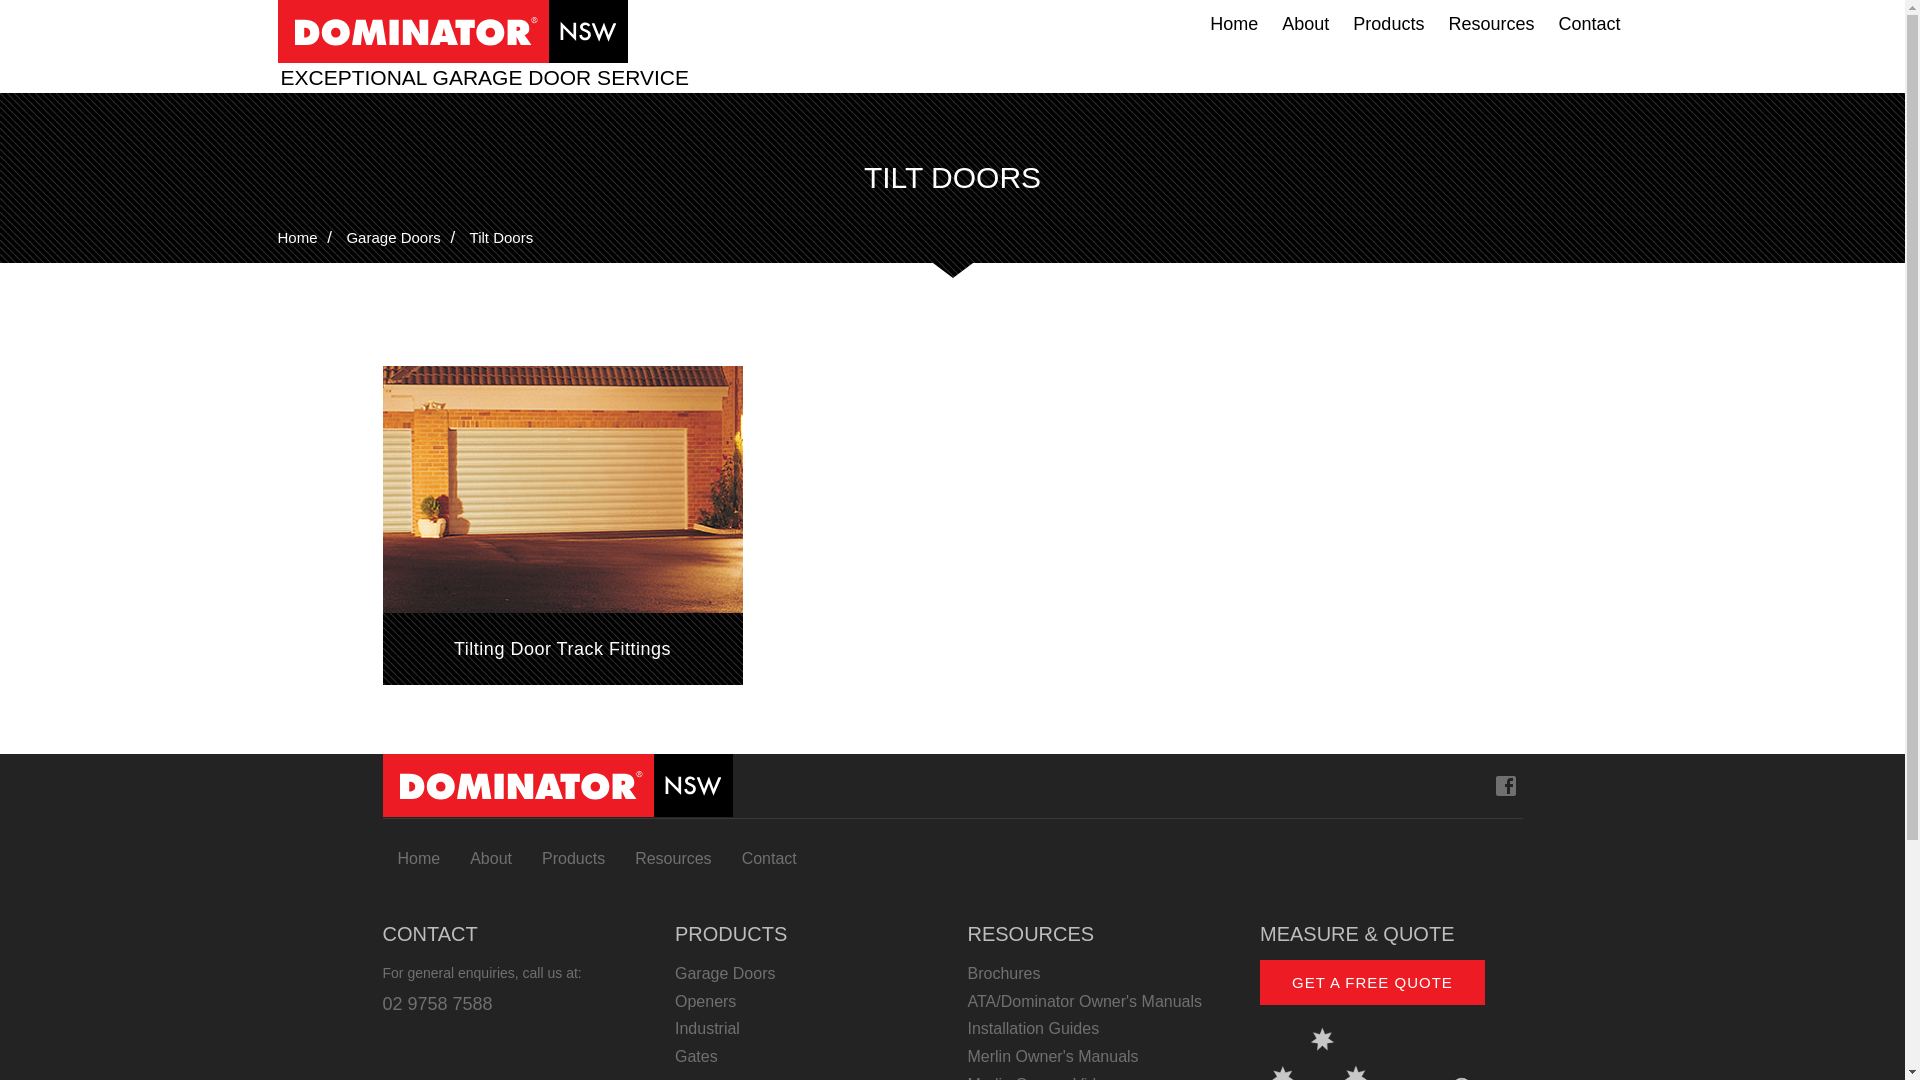 The width and height of the screenshot is (1920, 1080). What do you see at coordinates (806, 1029) in the screenshot?
I see `'Industrial'` at bounding box center [806, 1029].